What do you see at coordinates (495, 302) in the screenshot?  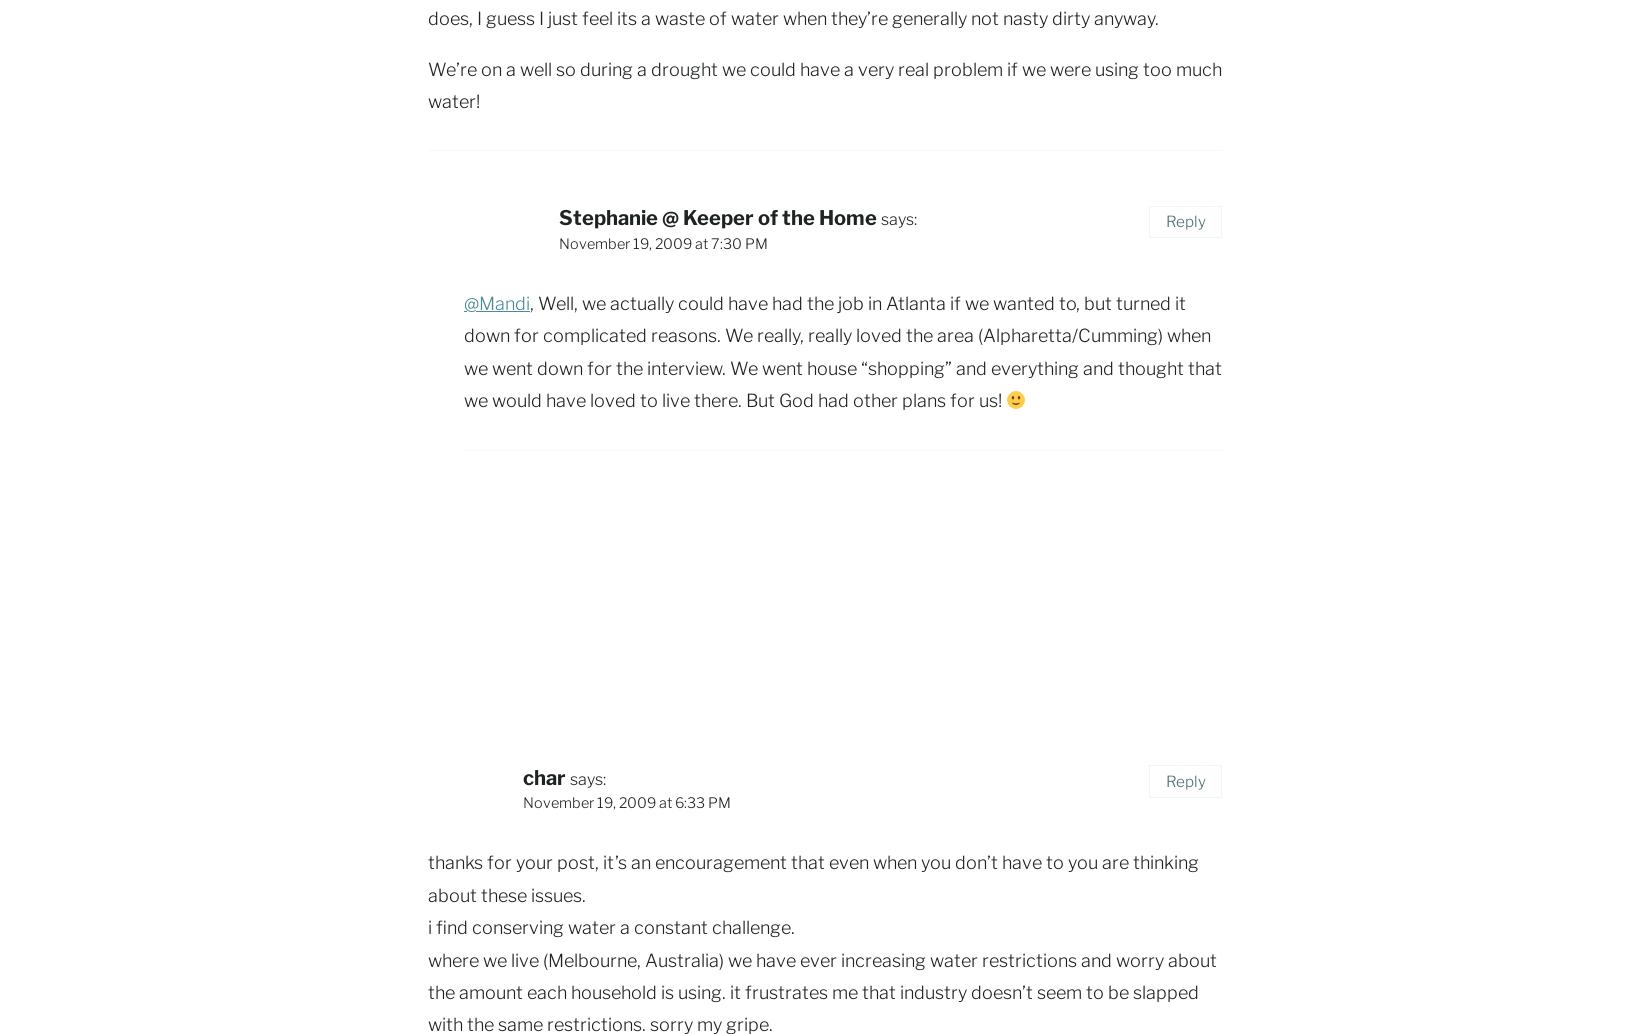 I see `'@Mandi'` at bounding box center [495, 302].